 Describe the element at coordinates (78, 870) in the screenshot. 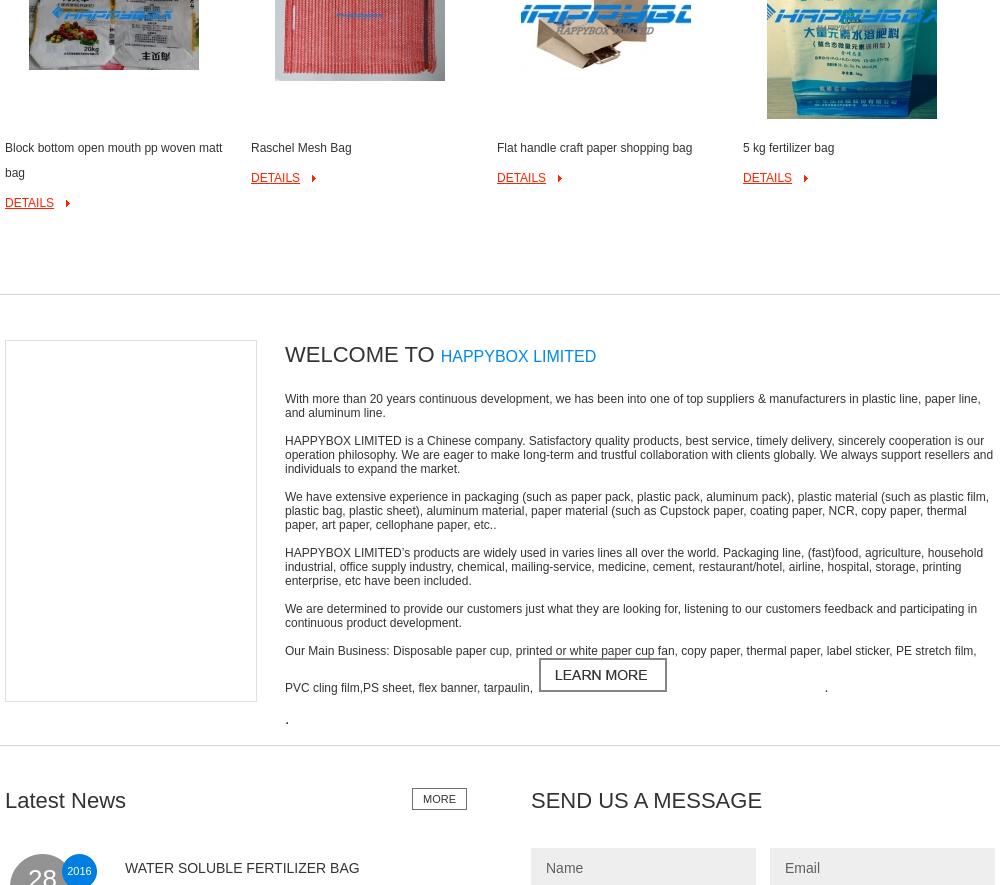

I see `'2016'` at that location.